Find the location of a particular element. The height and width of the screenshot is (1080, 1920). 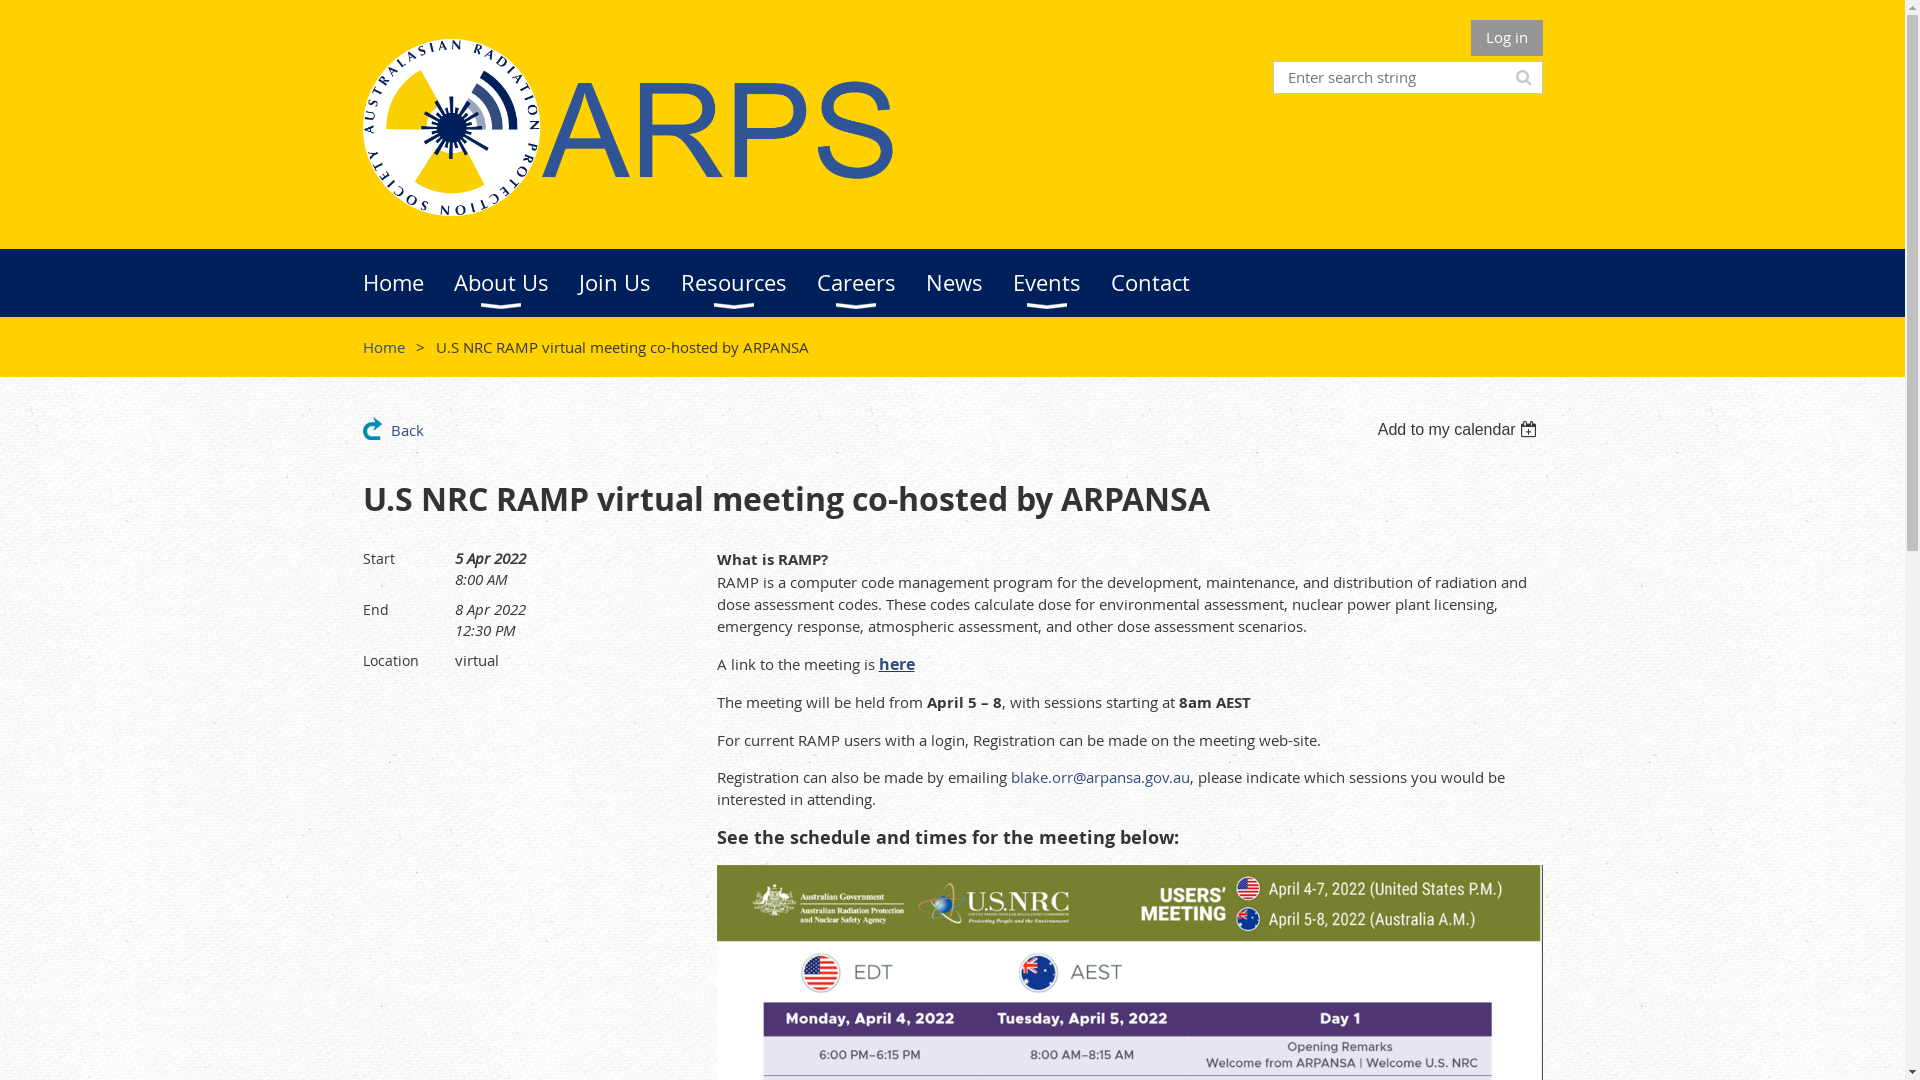

'News' is located at coordinates (969, 282).